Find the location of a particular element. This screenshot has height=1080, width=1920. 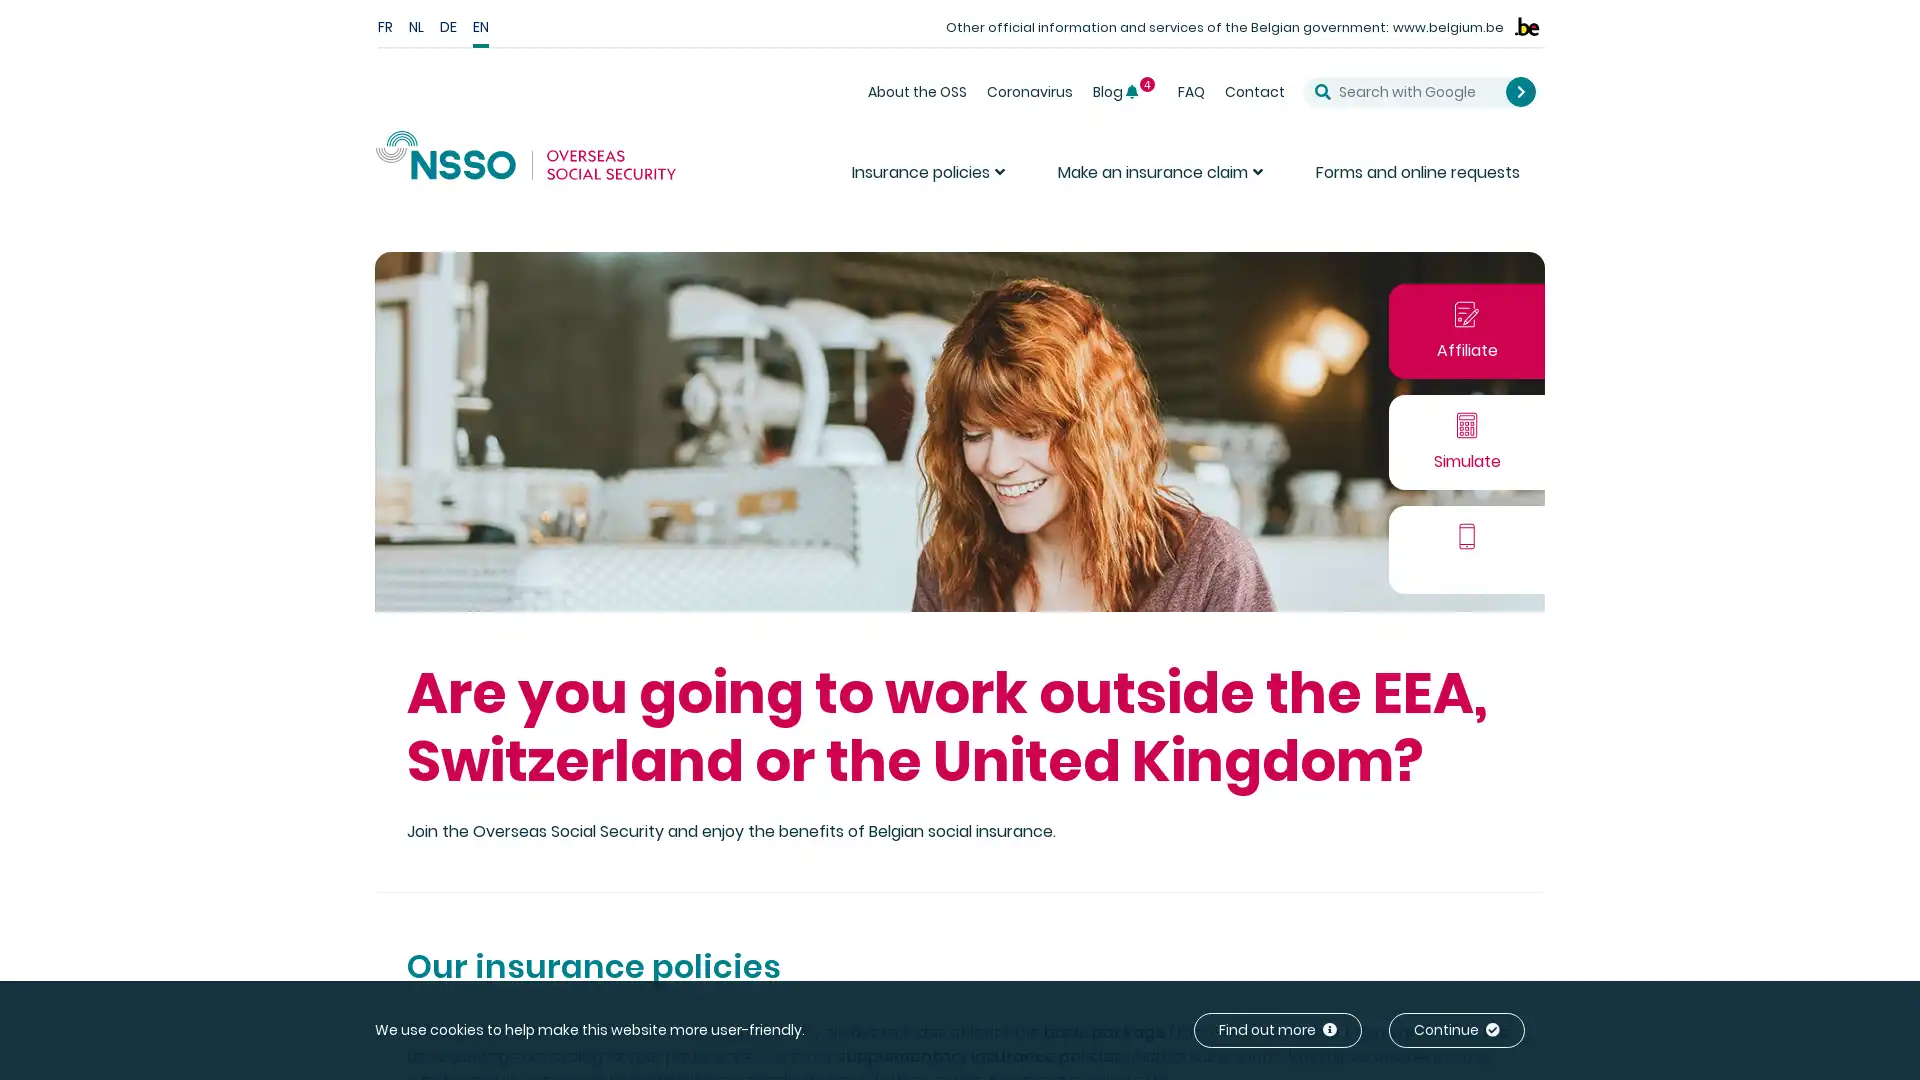

Affiliate is located at coordinates (1467, 329).